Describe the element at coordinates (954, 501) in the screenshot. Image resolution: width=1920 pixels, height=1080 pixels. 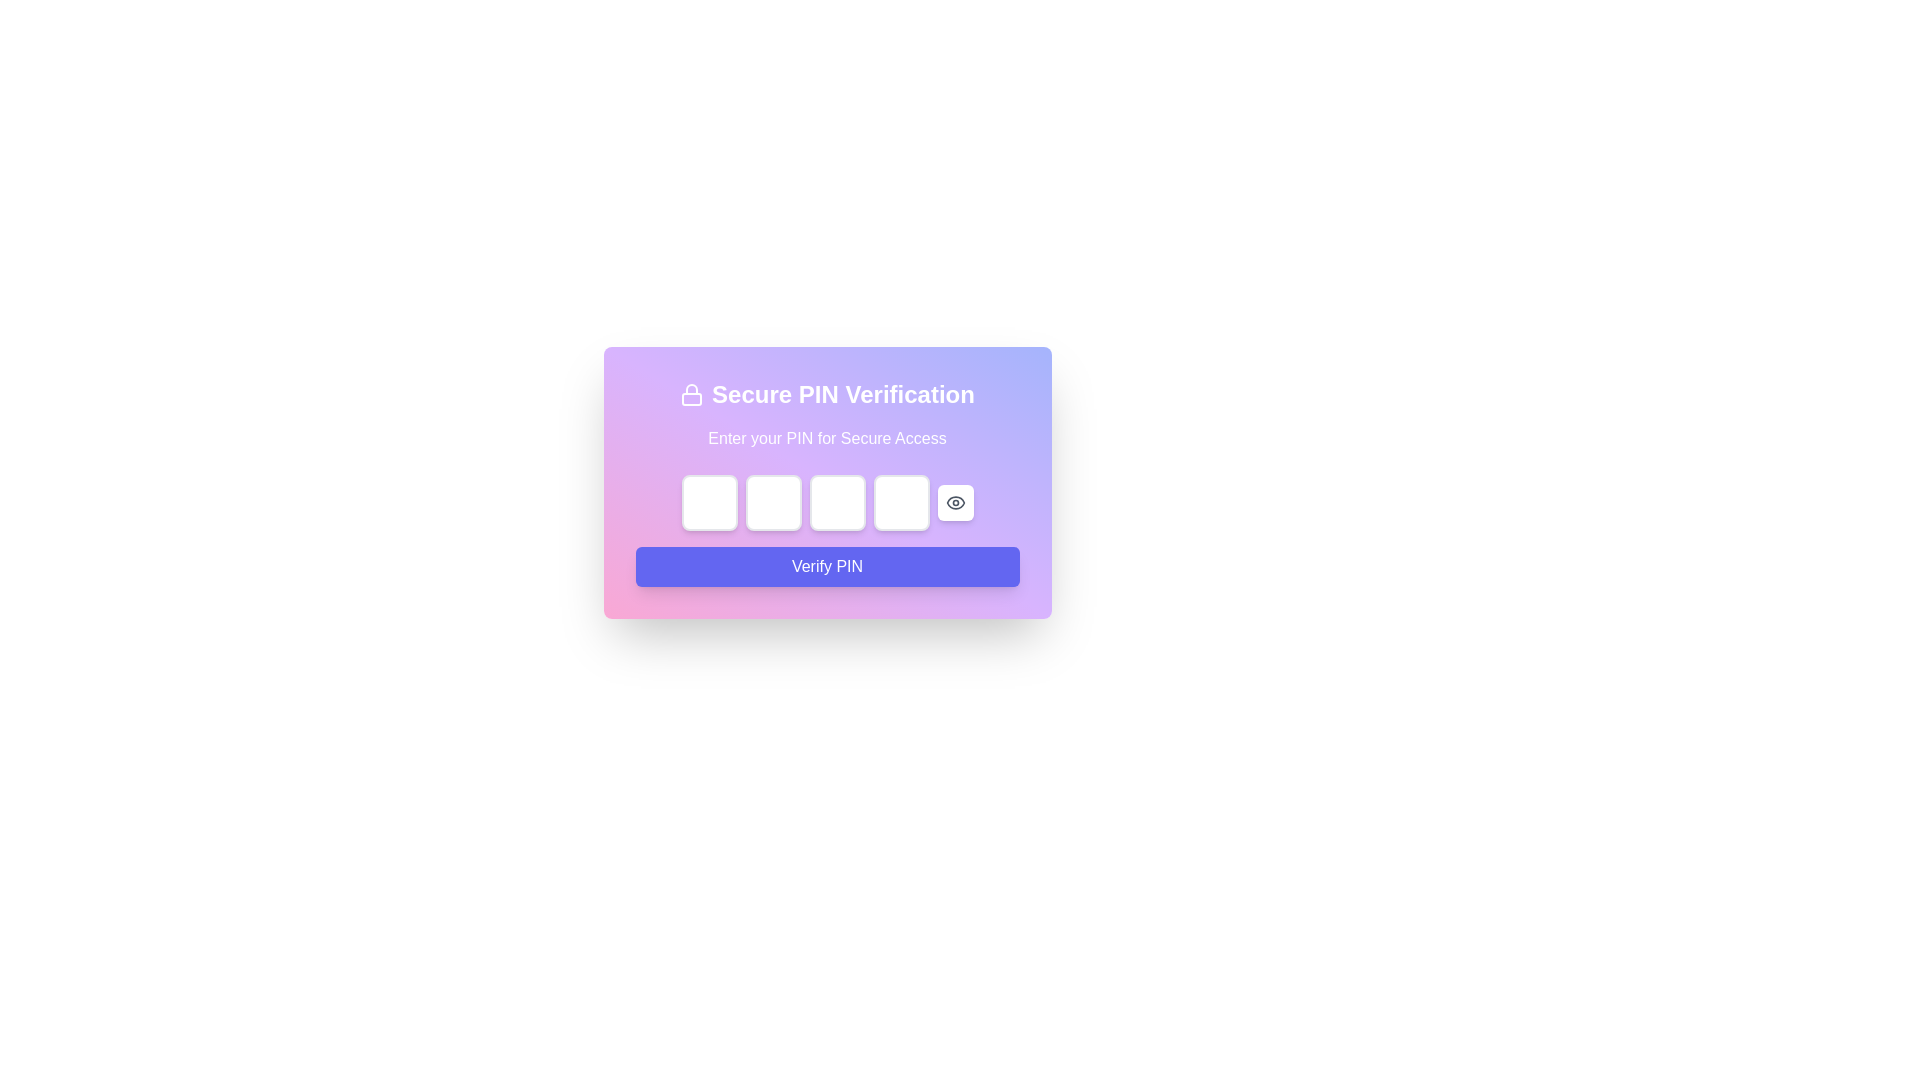
I see `the gray eye-shaped icon located to the right of the fourth PIN input box in the 'Secure PIN Verification' dialog` at that location.